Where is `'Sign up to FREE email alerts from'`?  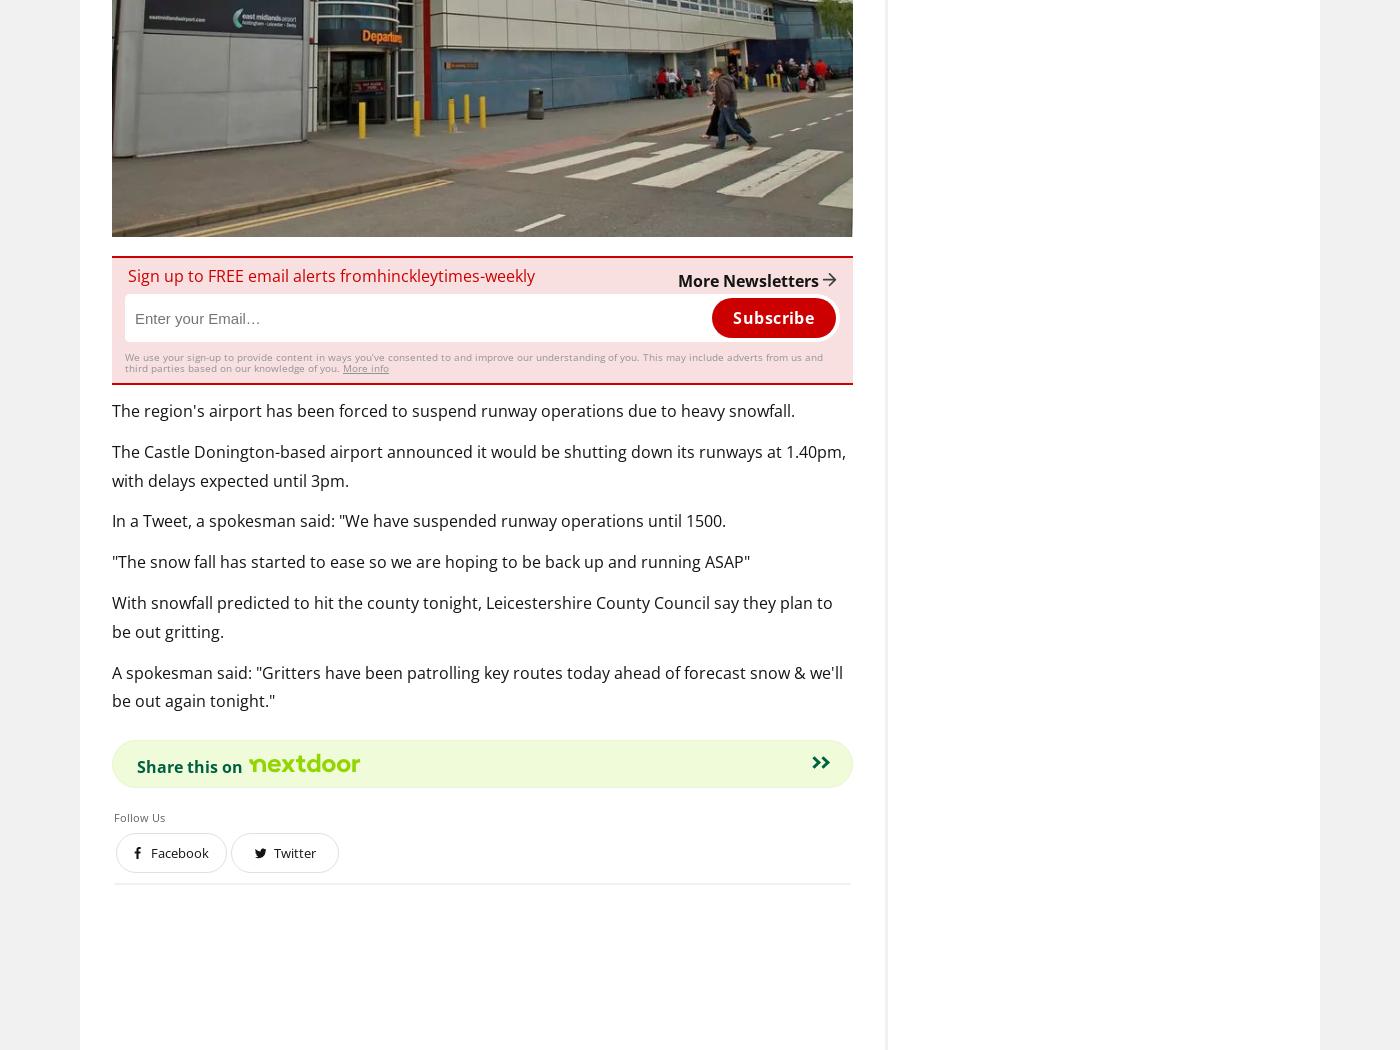
'Sign up to FREE email alerts from' is located at coordinates (252, 273).